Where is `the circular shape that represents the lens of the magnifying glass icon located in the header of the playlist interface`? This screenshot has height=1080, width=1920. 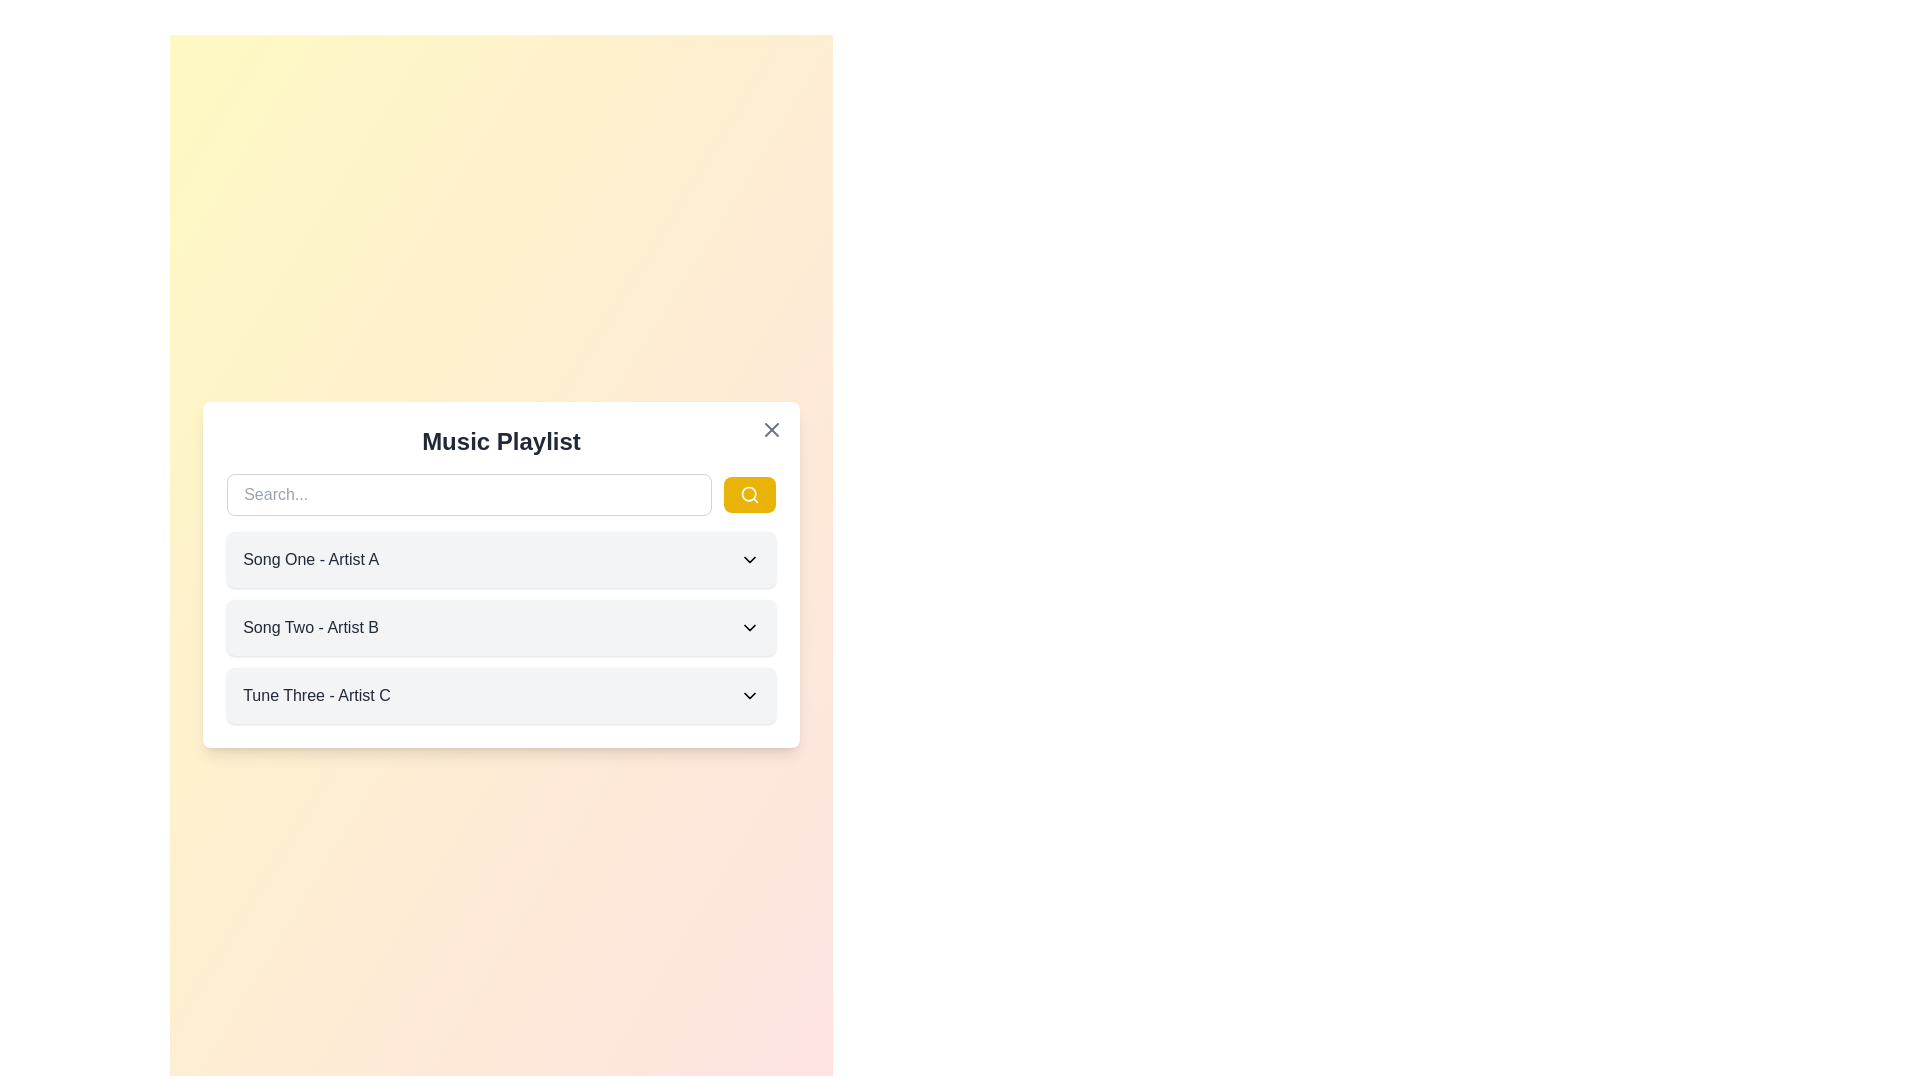
the circular shape that represents the lens of the magnifying glass icon located in the header of the playlist interface is located at coordinates (747, 494).